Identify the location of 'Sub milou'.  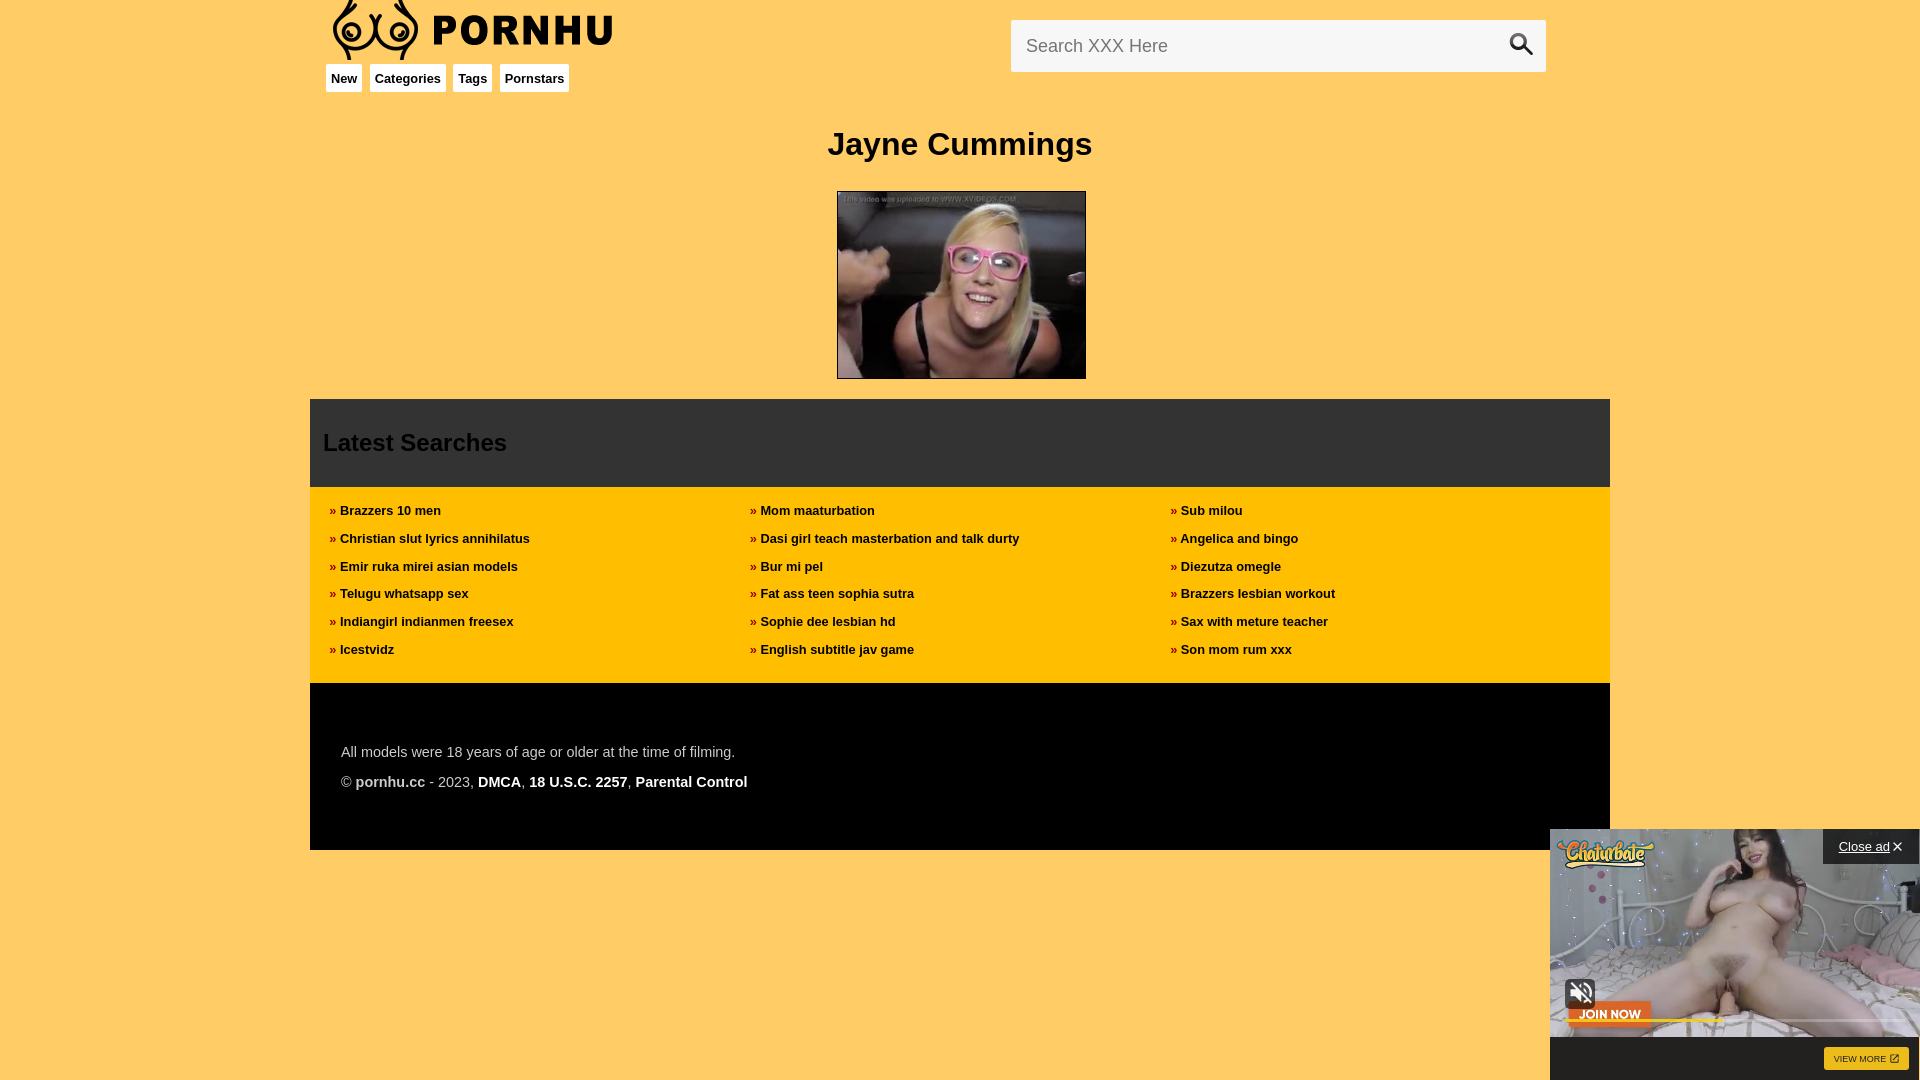
(1210, 509).